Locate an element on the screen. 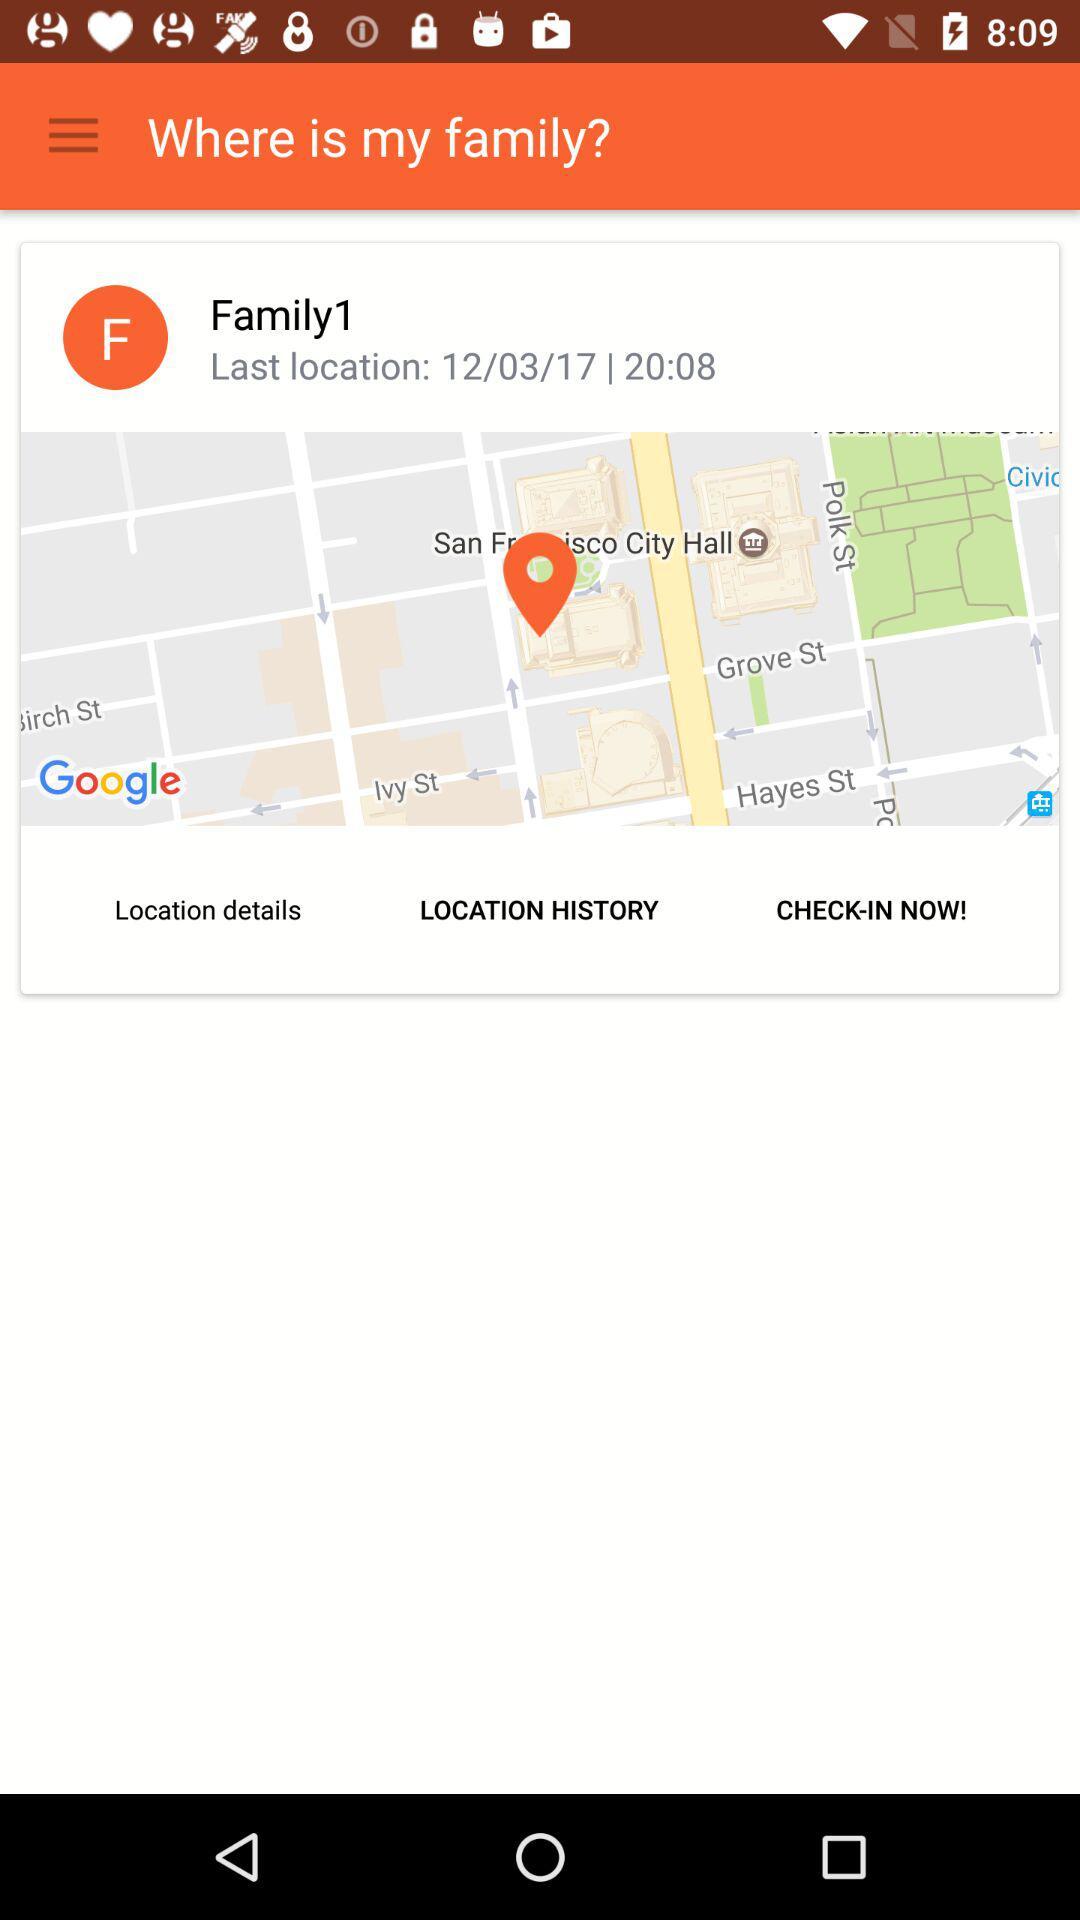 The width and height of the screenshot is (1080, 1920). the text google is located at coordinates (113, 782).